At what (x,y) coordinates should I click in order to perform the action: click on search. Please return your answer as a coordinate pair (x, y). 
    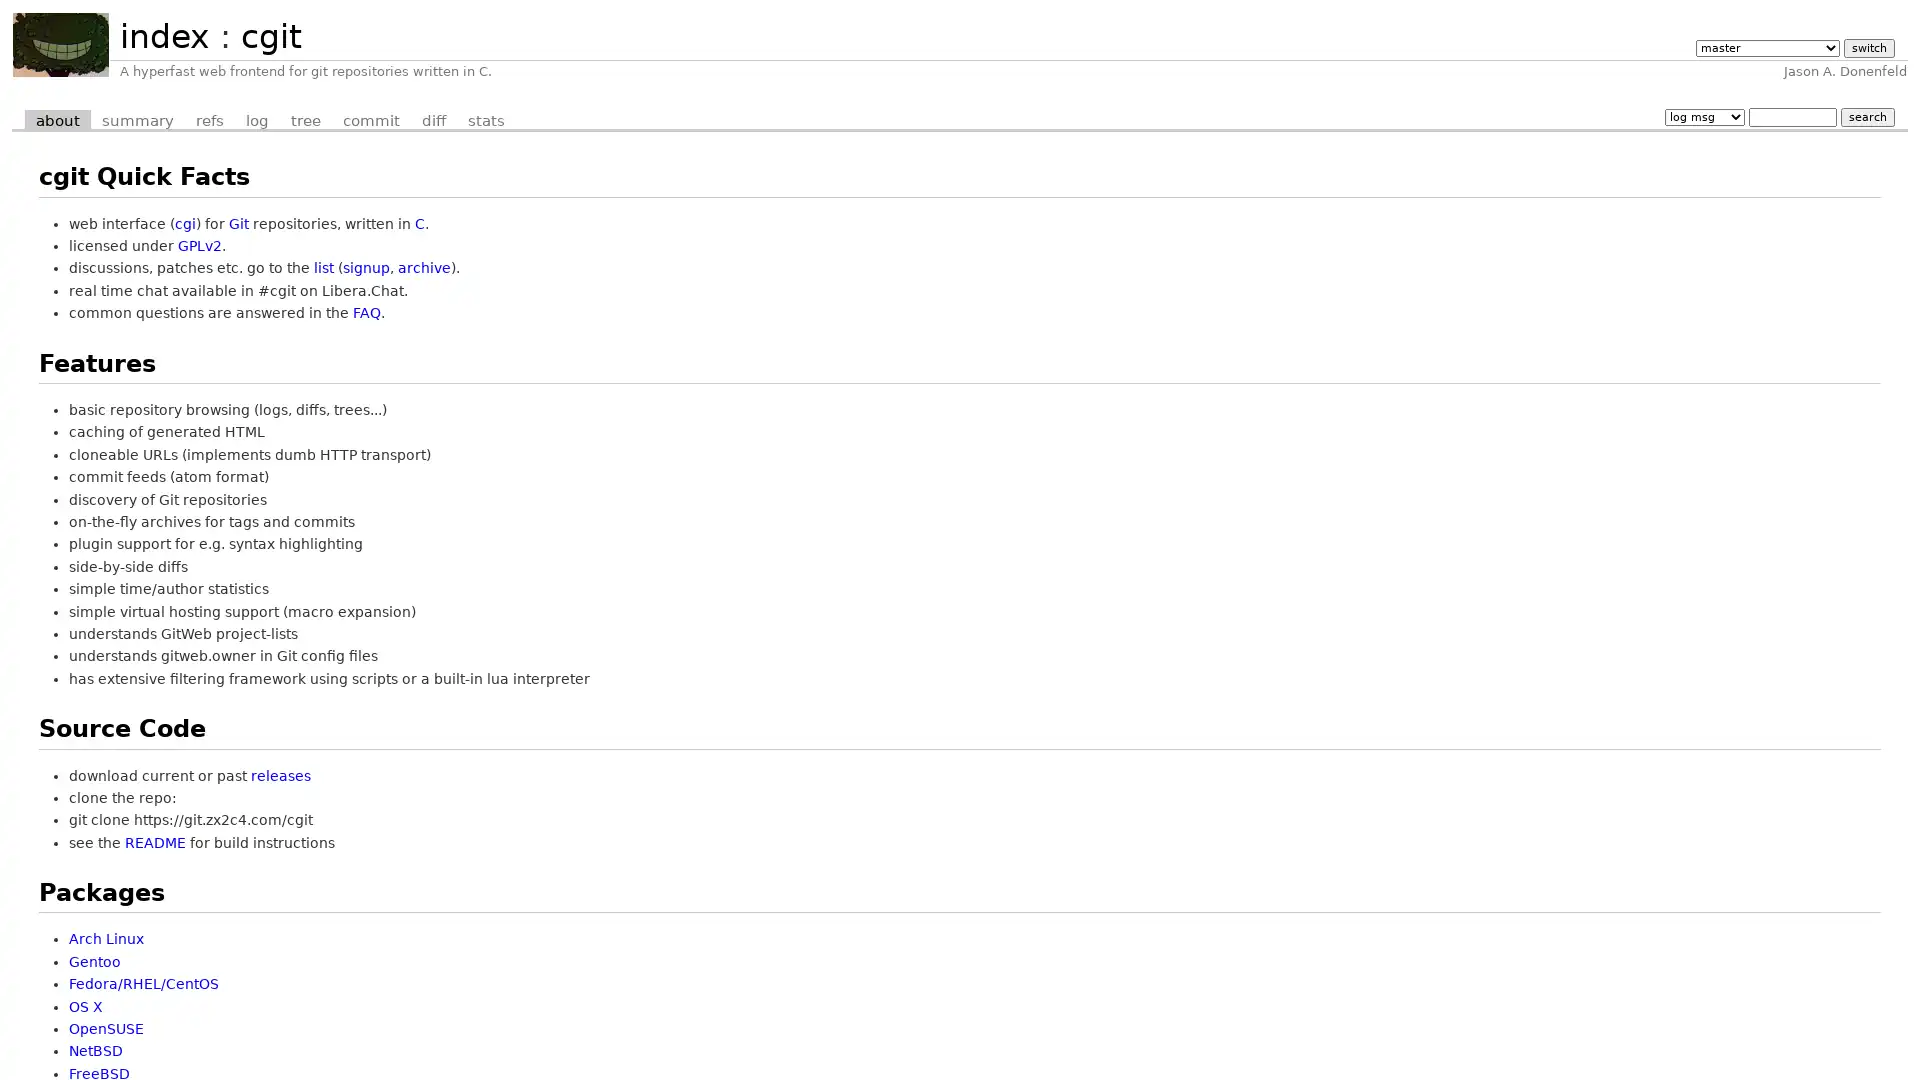
    Looking at the image, I should click on (1866, 116).